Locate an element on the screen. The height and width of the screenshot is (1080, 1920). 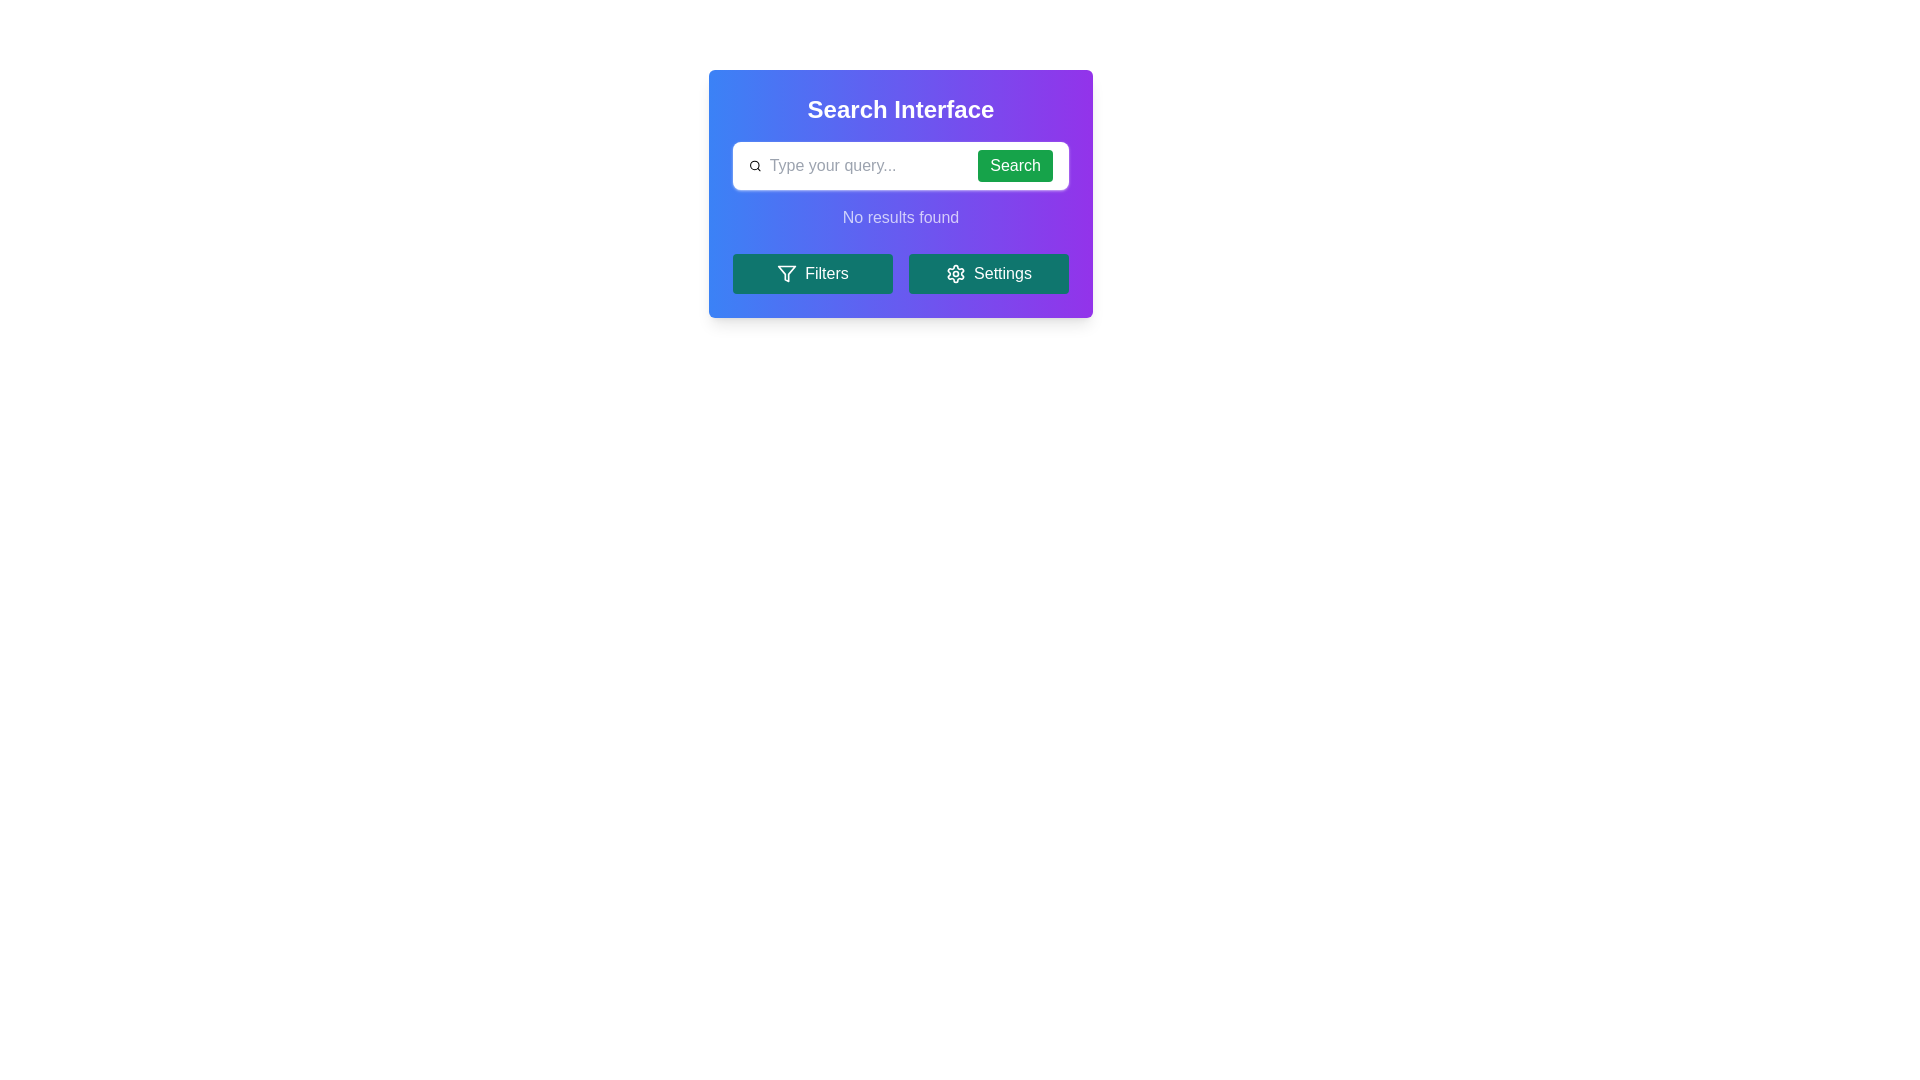
the 'Filters' button to apply filters on the content displayed in the interface, which is located in the first column of a two-column grid layout, below the 'No results found' text is located at coordinates (812, 273).